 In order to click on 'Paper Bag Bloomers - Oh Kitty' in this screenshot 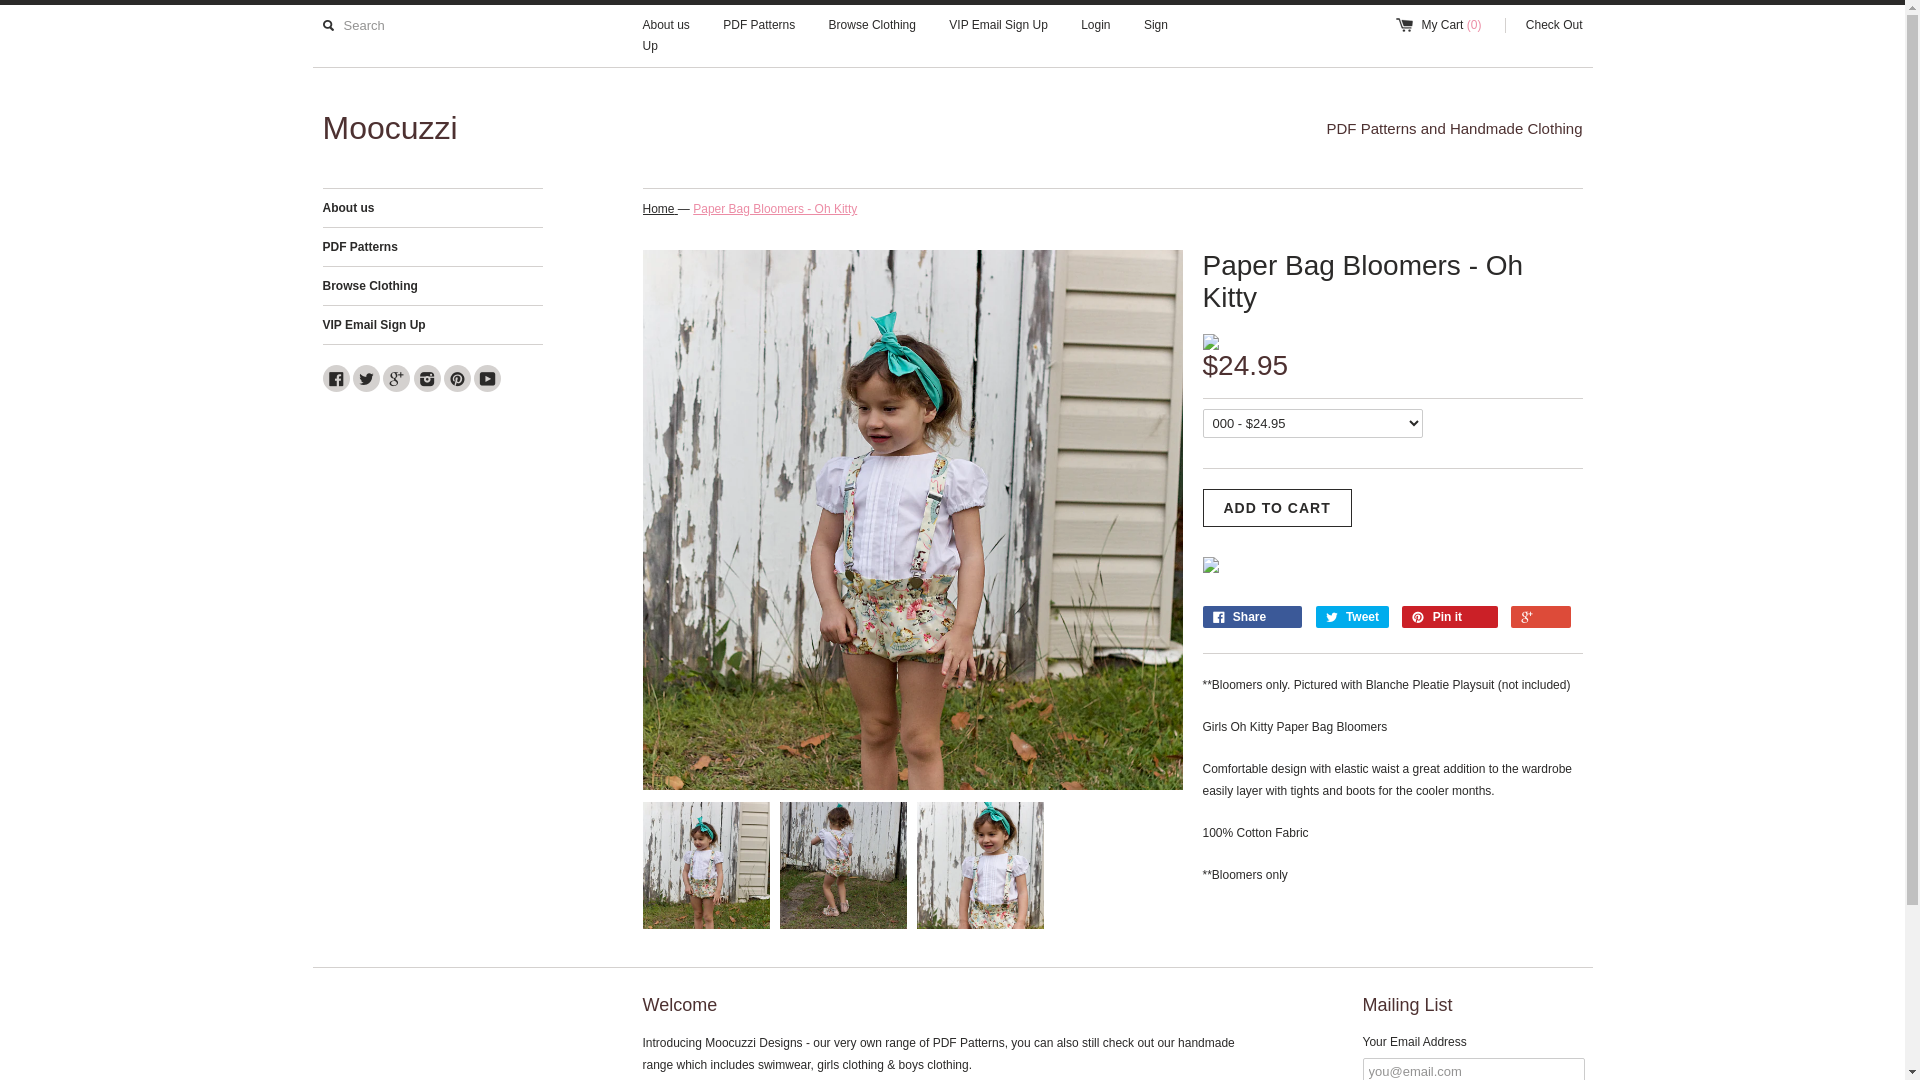, I will do `click(773, 209)`.